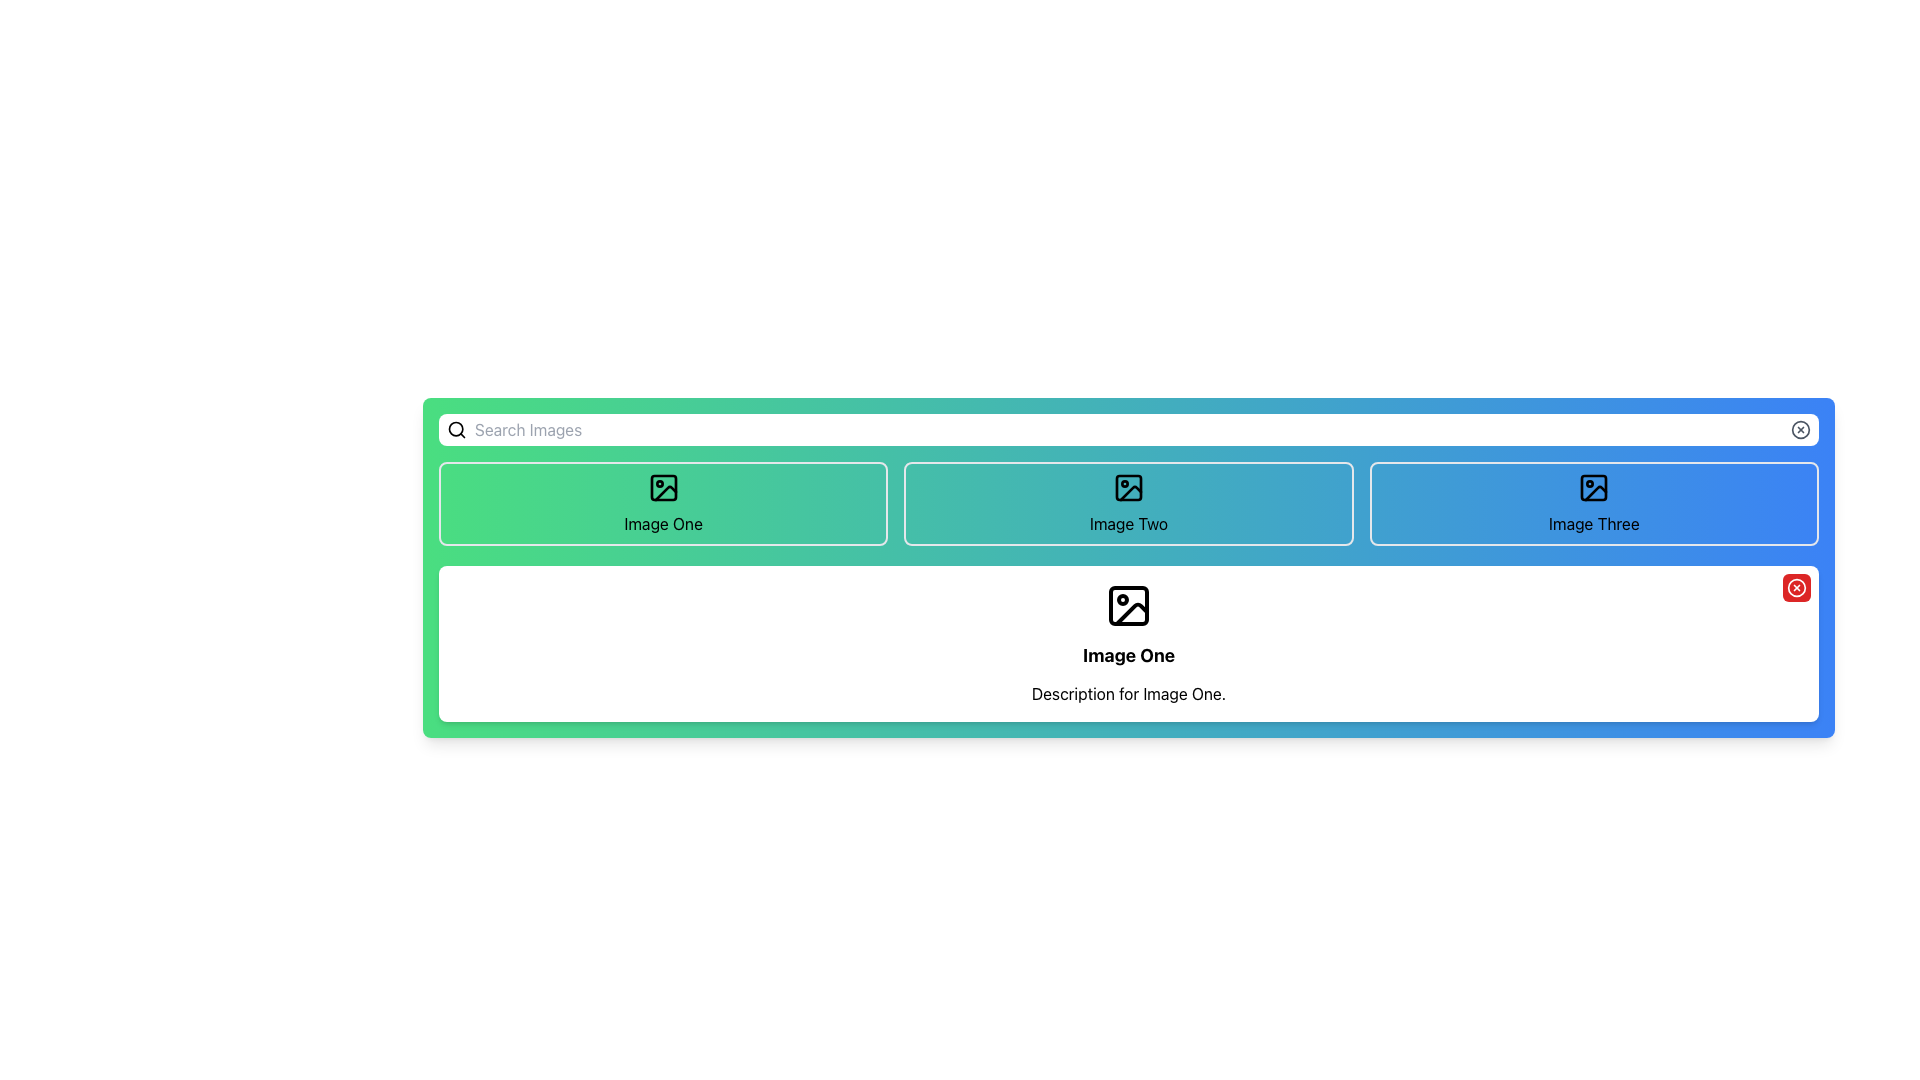 This screenshot has width=1920, height=1080. What do you see at coordinates (1796, 586) in the screenshot?
I see `the close button located at the top-right corner of the card labeled 'Image One'` at bounding box center [1796, 586].